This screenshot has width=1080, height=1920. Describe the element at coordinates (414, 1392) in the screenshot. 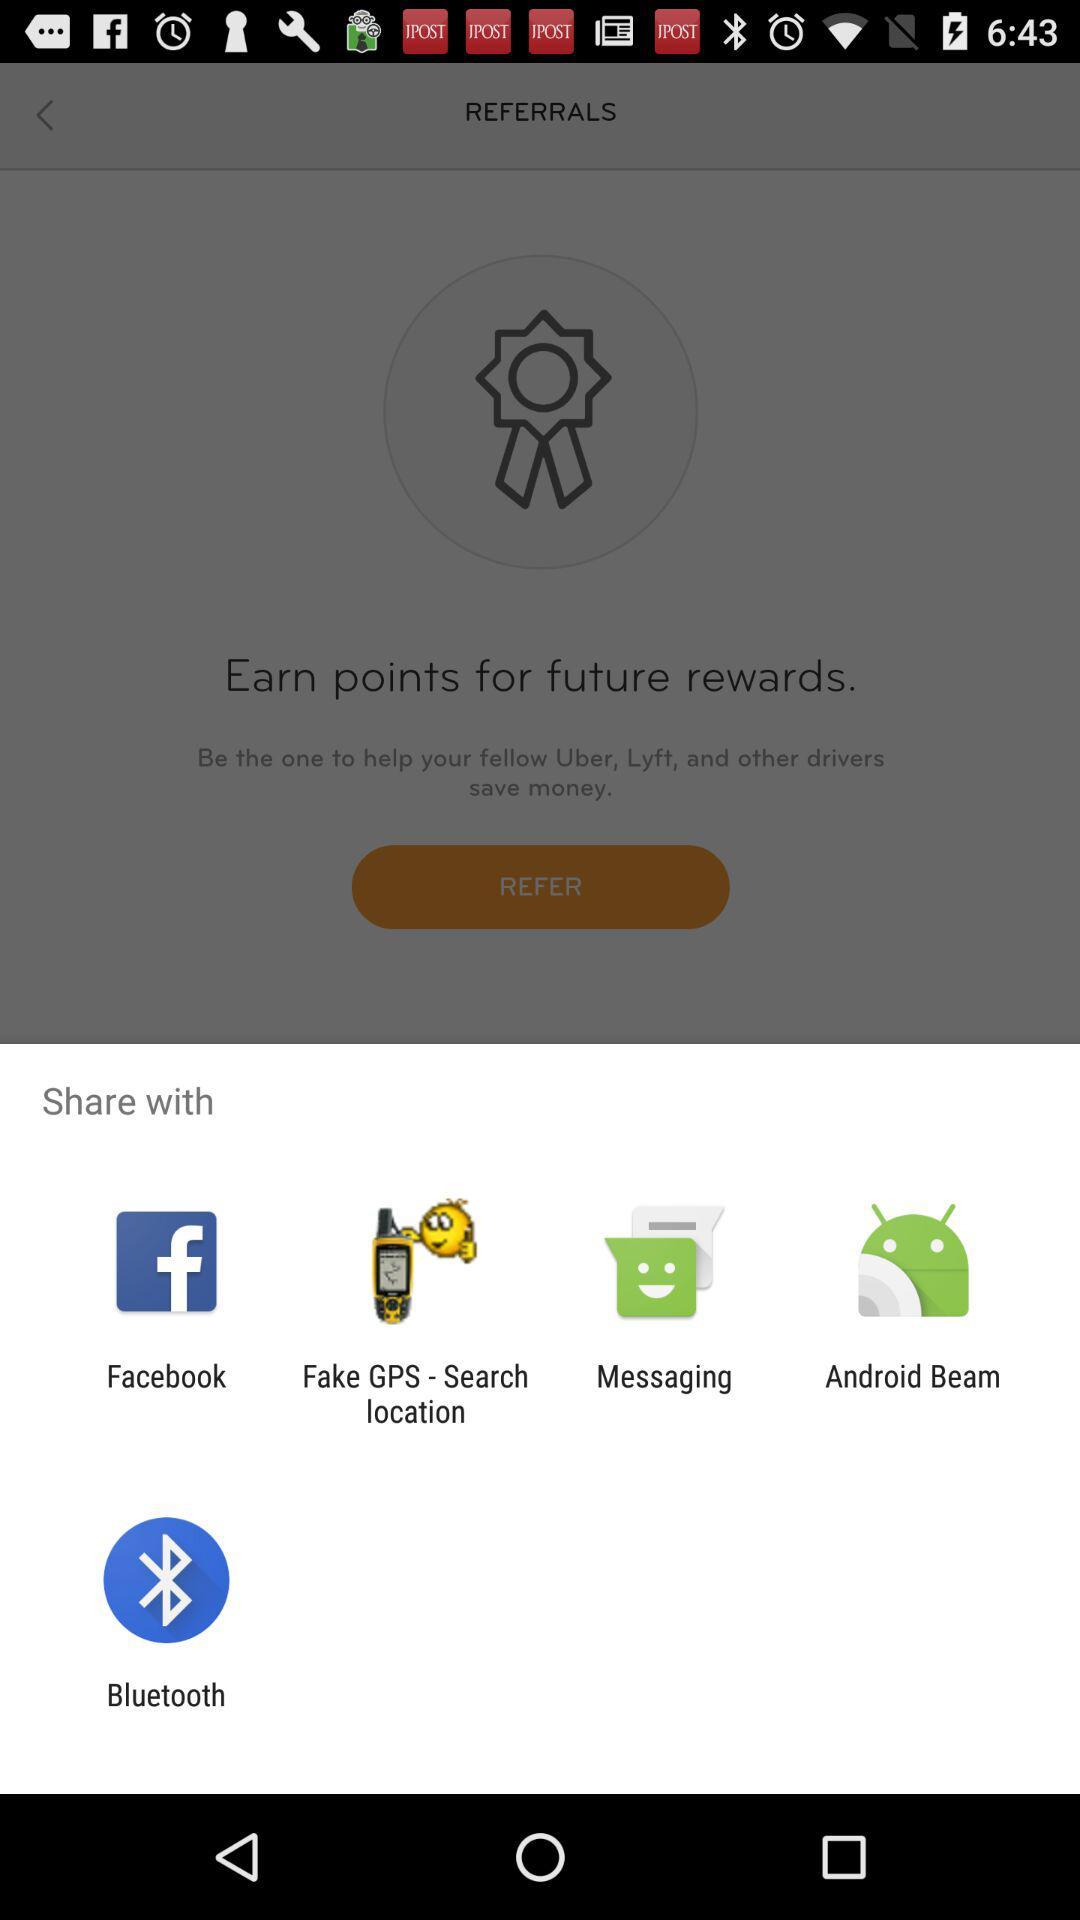

I see `the fake gps search item` at that location.